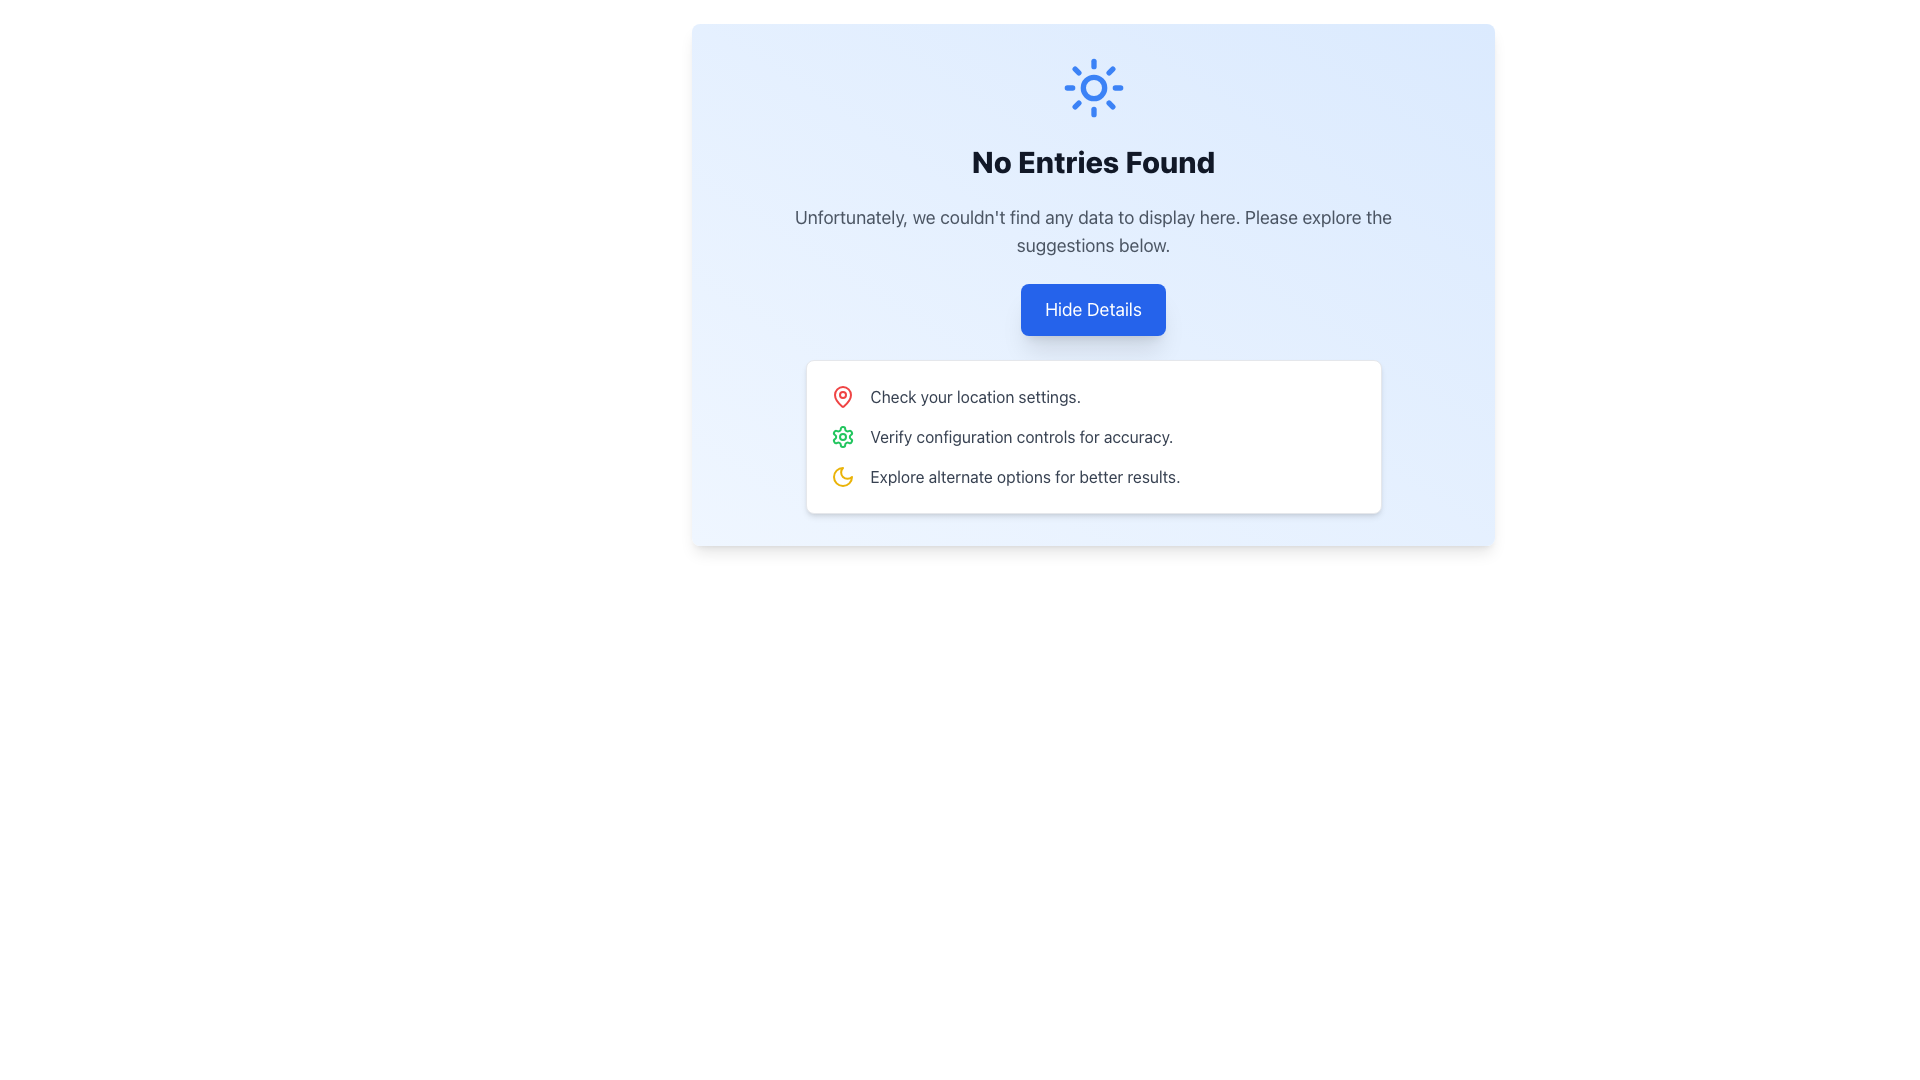 The height and width of the screenshot is (1080, 1920). I want to click on the text label that says 'Check your location settings.', which is positioned beneath the 'No Entries Found' heading and aligned to the right of a red map pin icon, so click(975, 397).